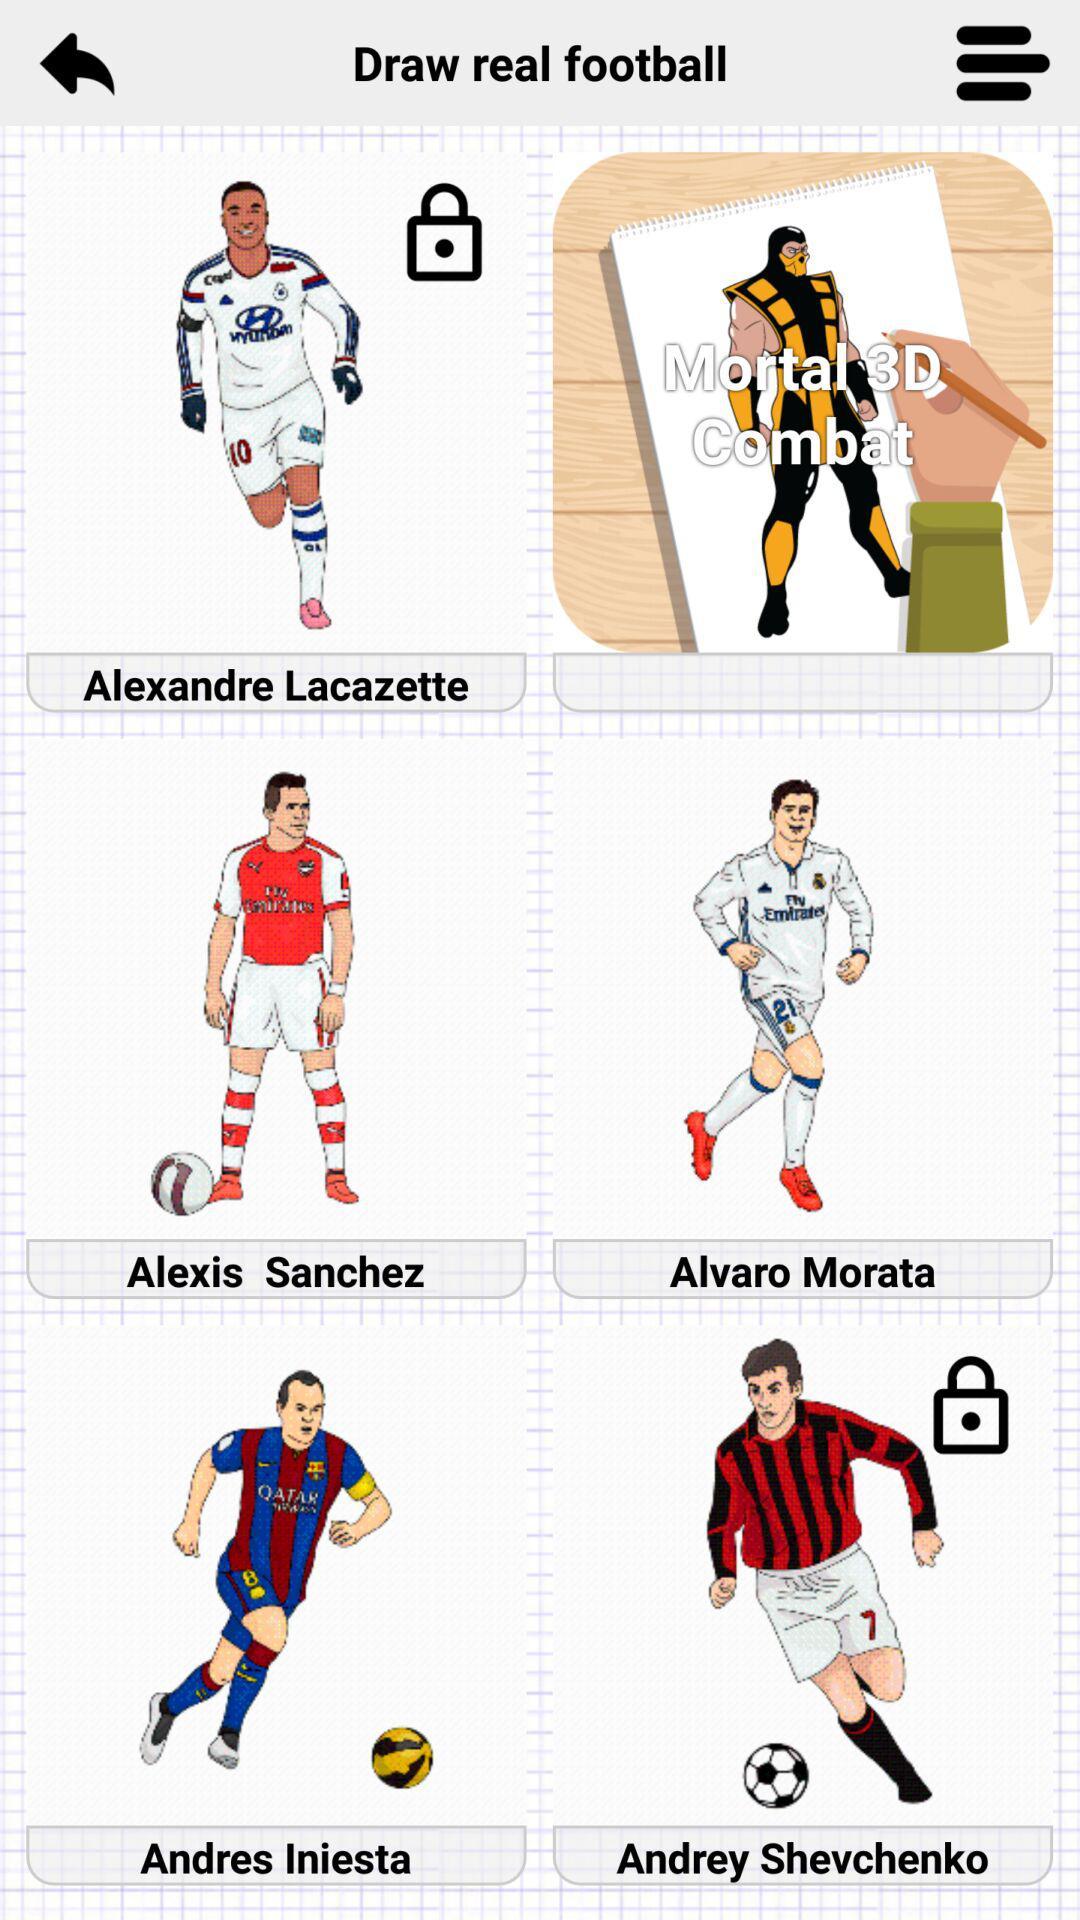 This screenshot has width=1080, height=1920. I want to click on go back, so click(75, 62).